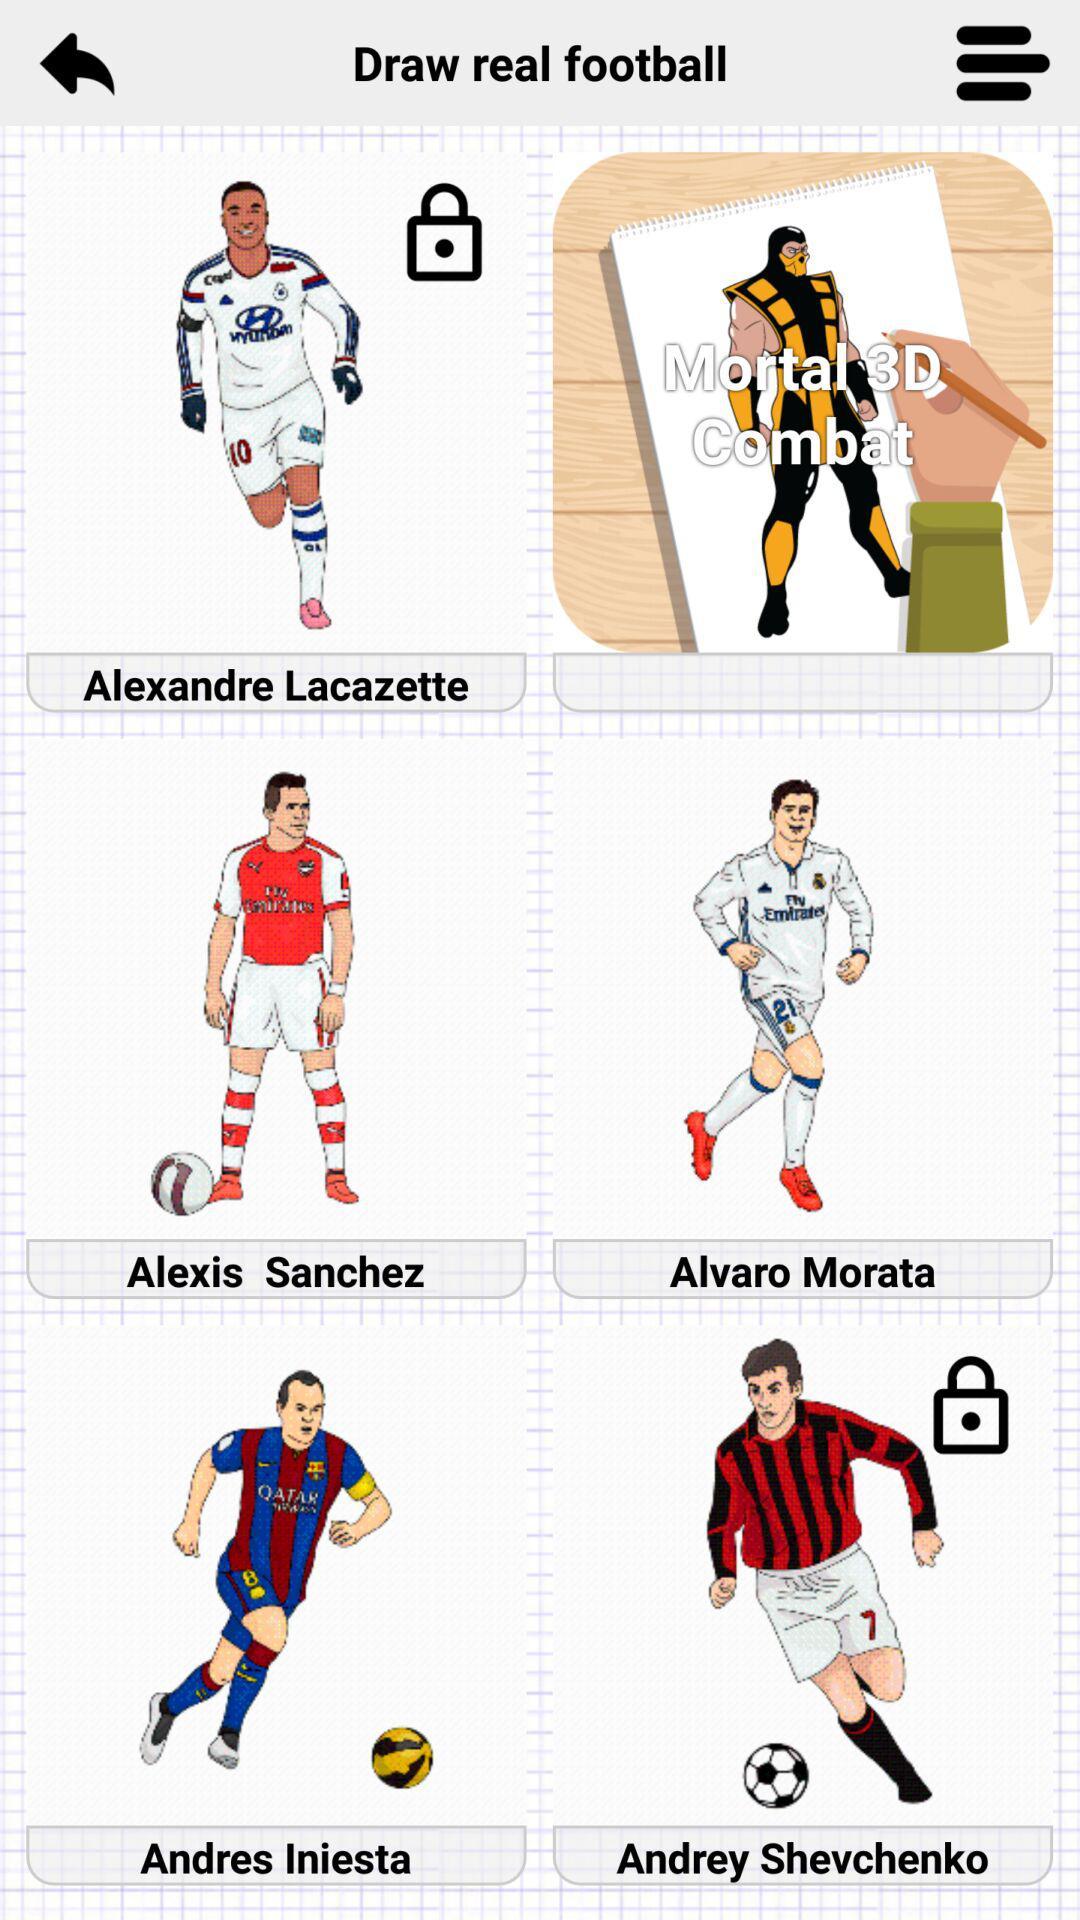 This screenshot has width=1080, height=1920. I want to click on go back, so click(75, 62).